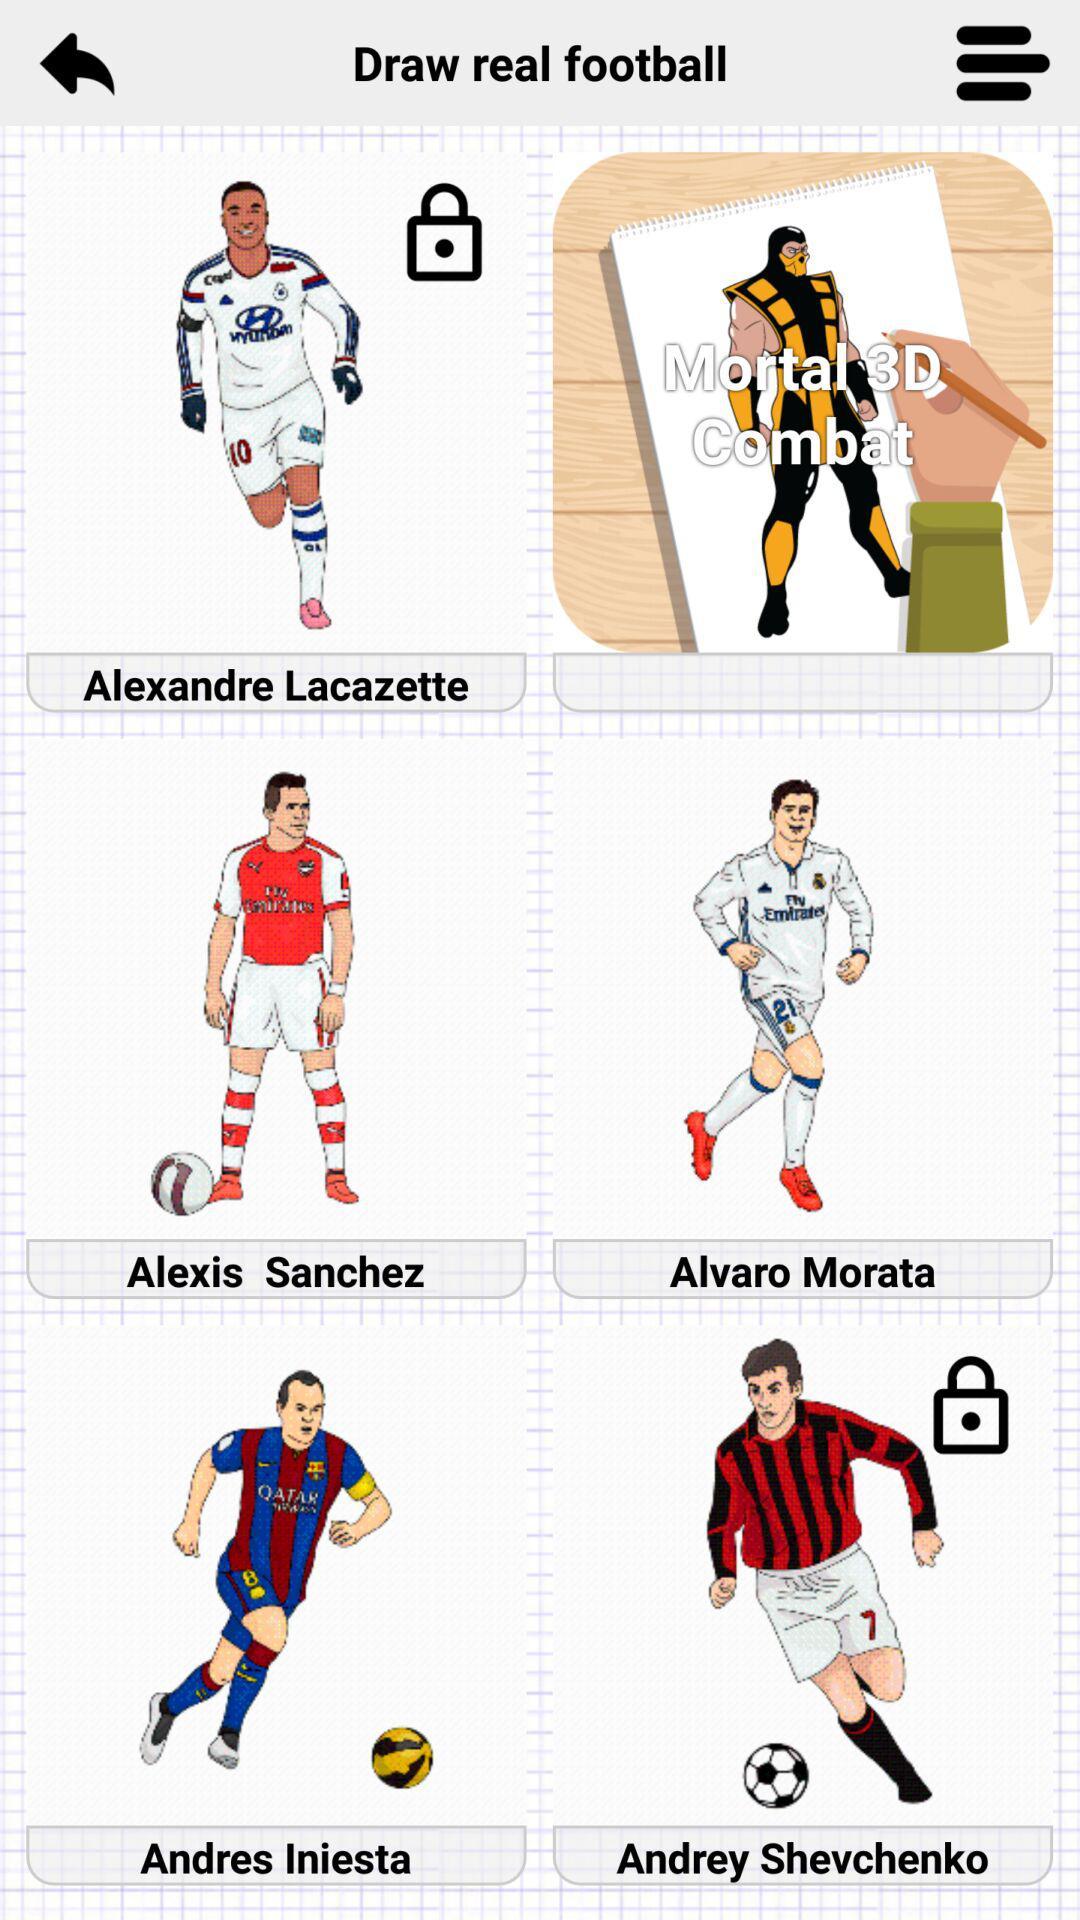 This screenshot has width=1080, height=1920. I want to click on go back, so click(75, 62).